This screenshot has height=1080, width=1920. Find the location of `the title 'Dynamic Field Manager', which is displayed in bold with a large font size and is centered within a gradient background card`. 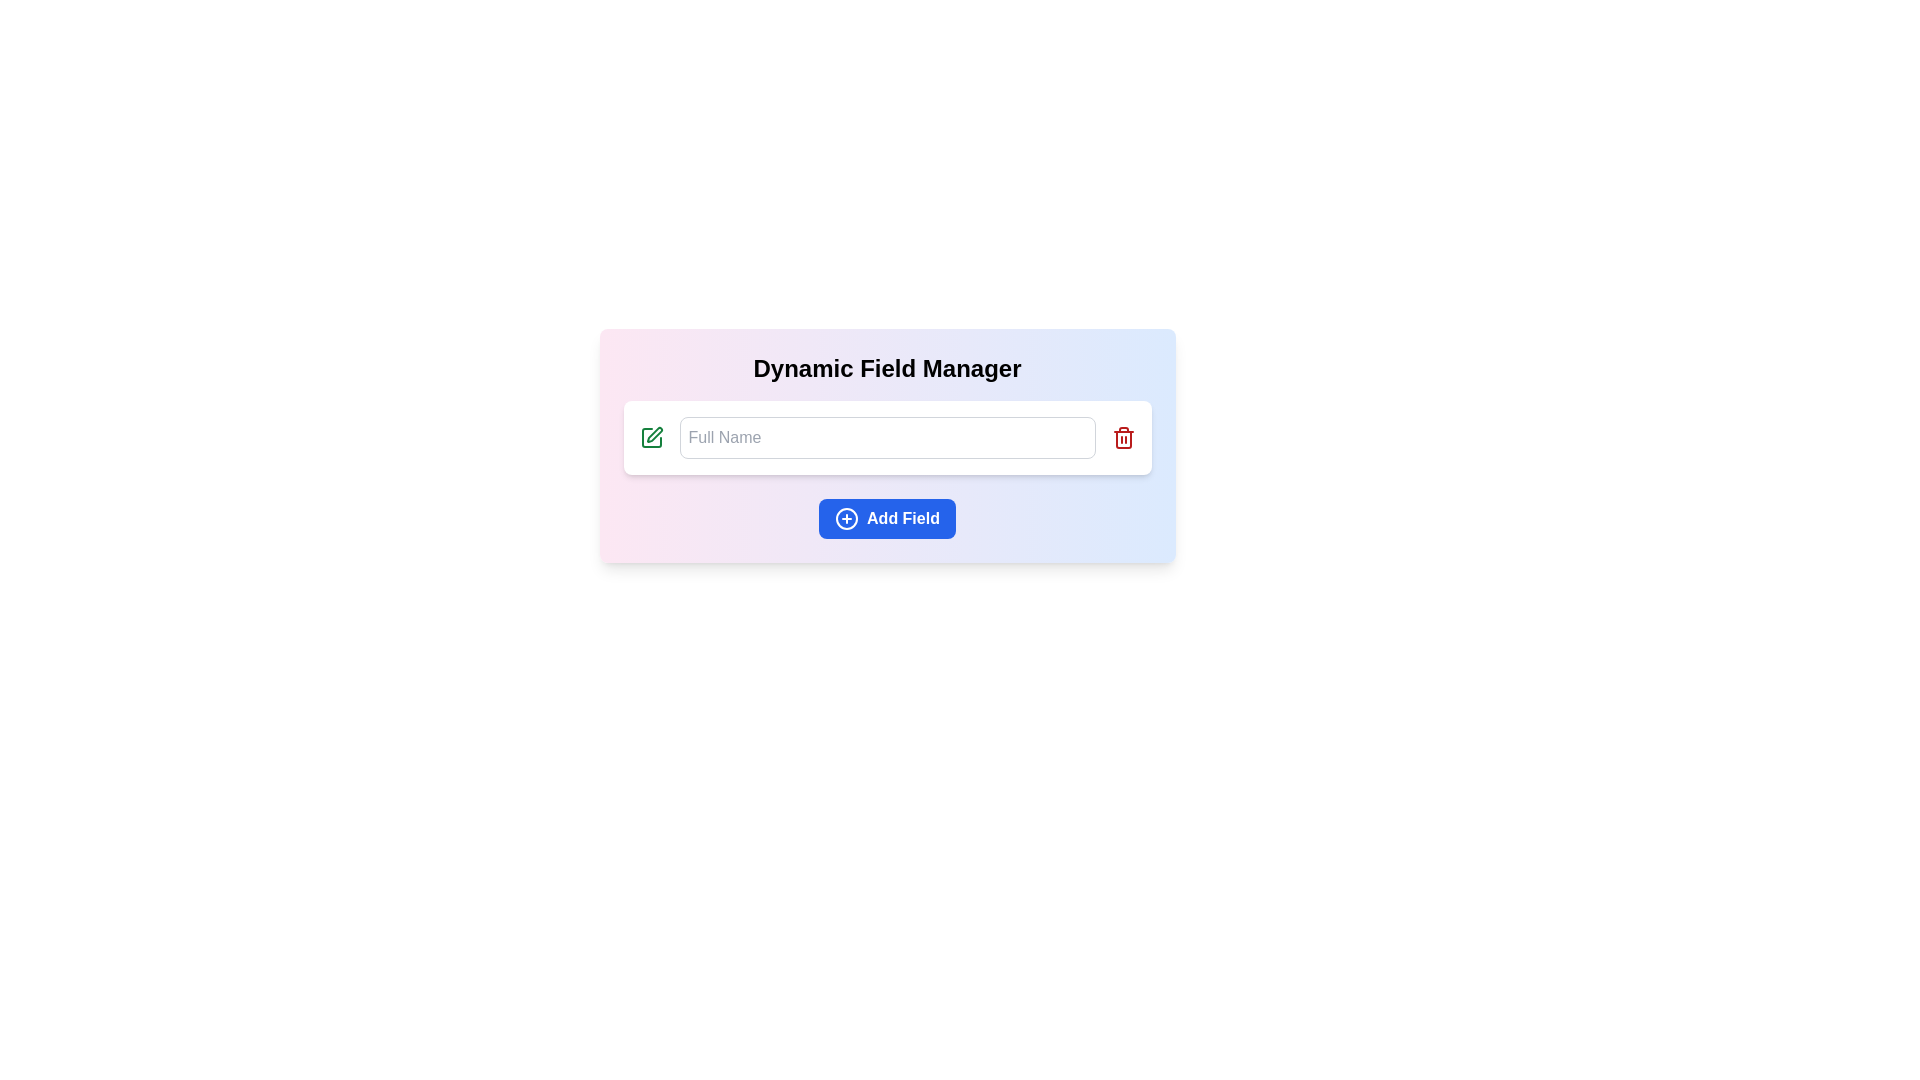

the title 'Dynamic Field Manager', which is displayed in bold with a large font size and is centered within a gradient background card is located at coordinates (886, 369).